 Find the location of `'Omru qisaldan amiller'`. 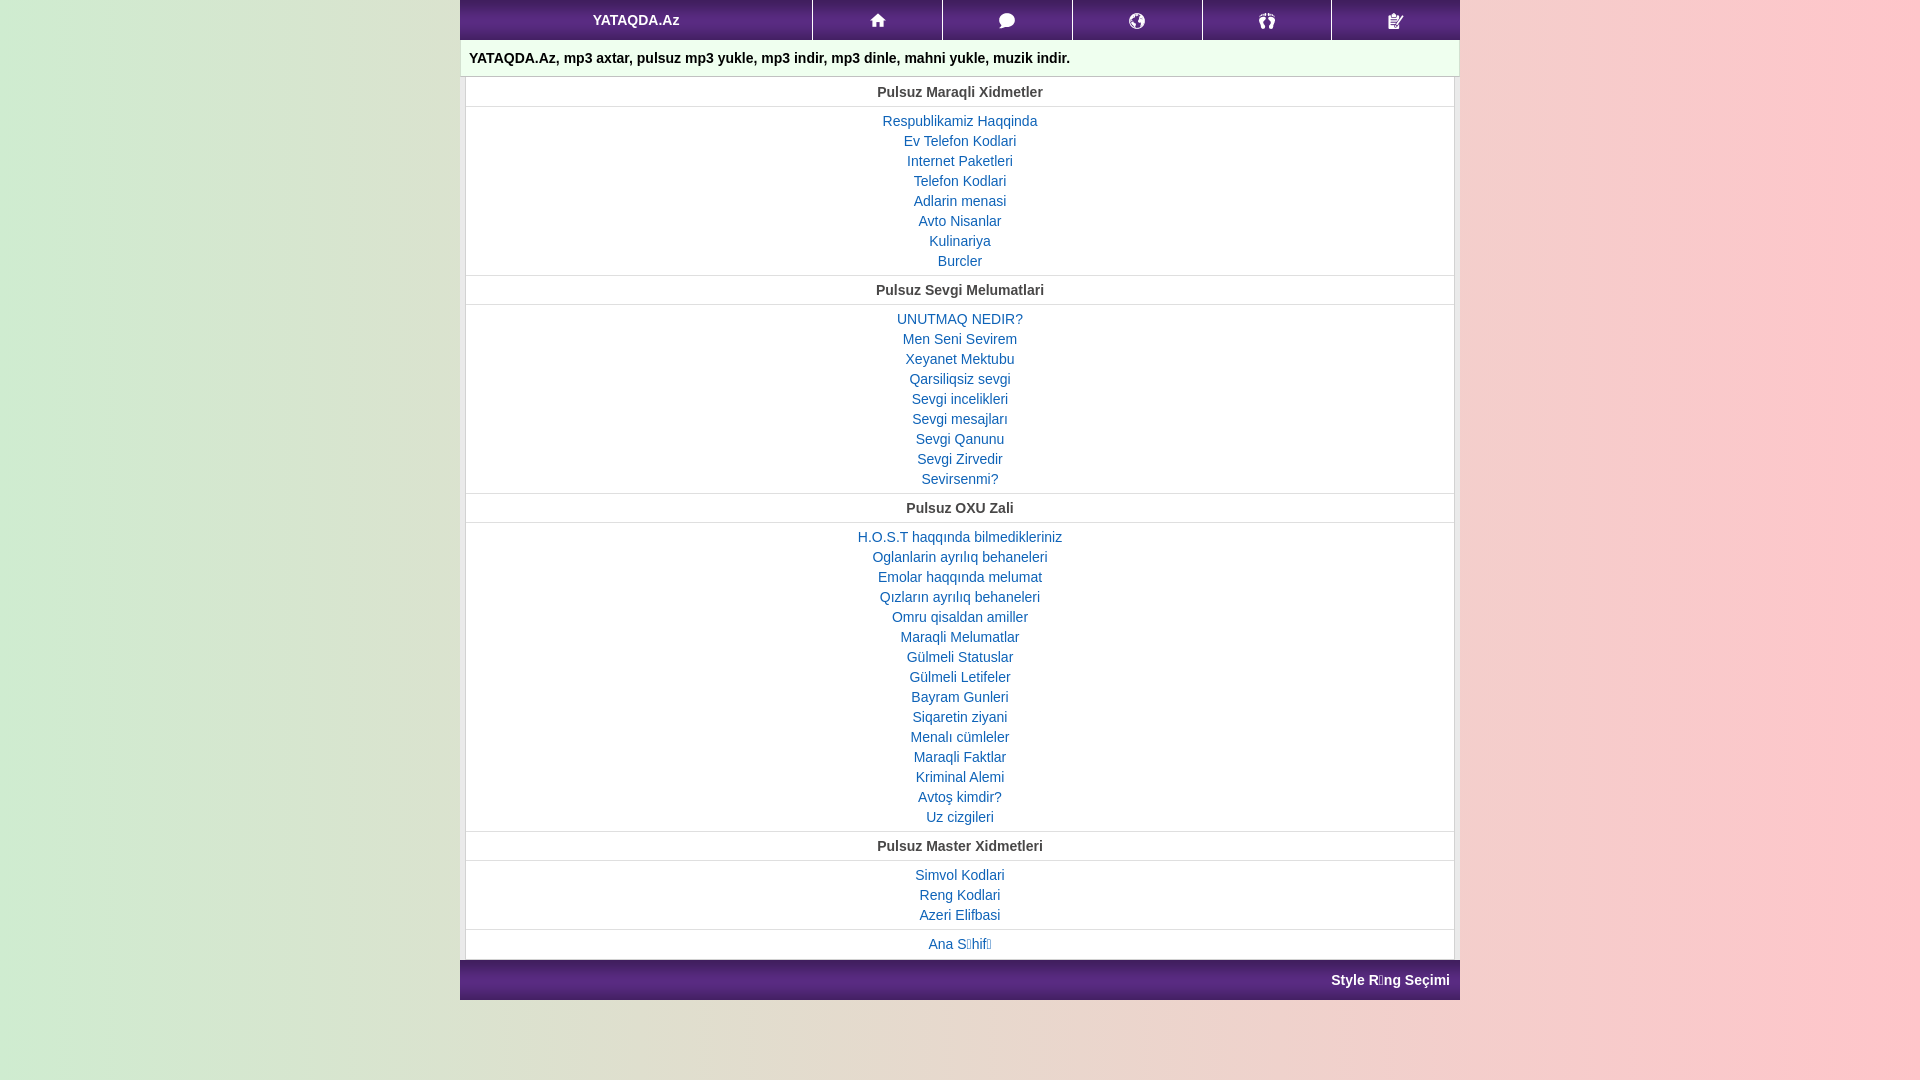

'Omru qisaldan amiller' is located at coordinates (960, 616).